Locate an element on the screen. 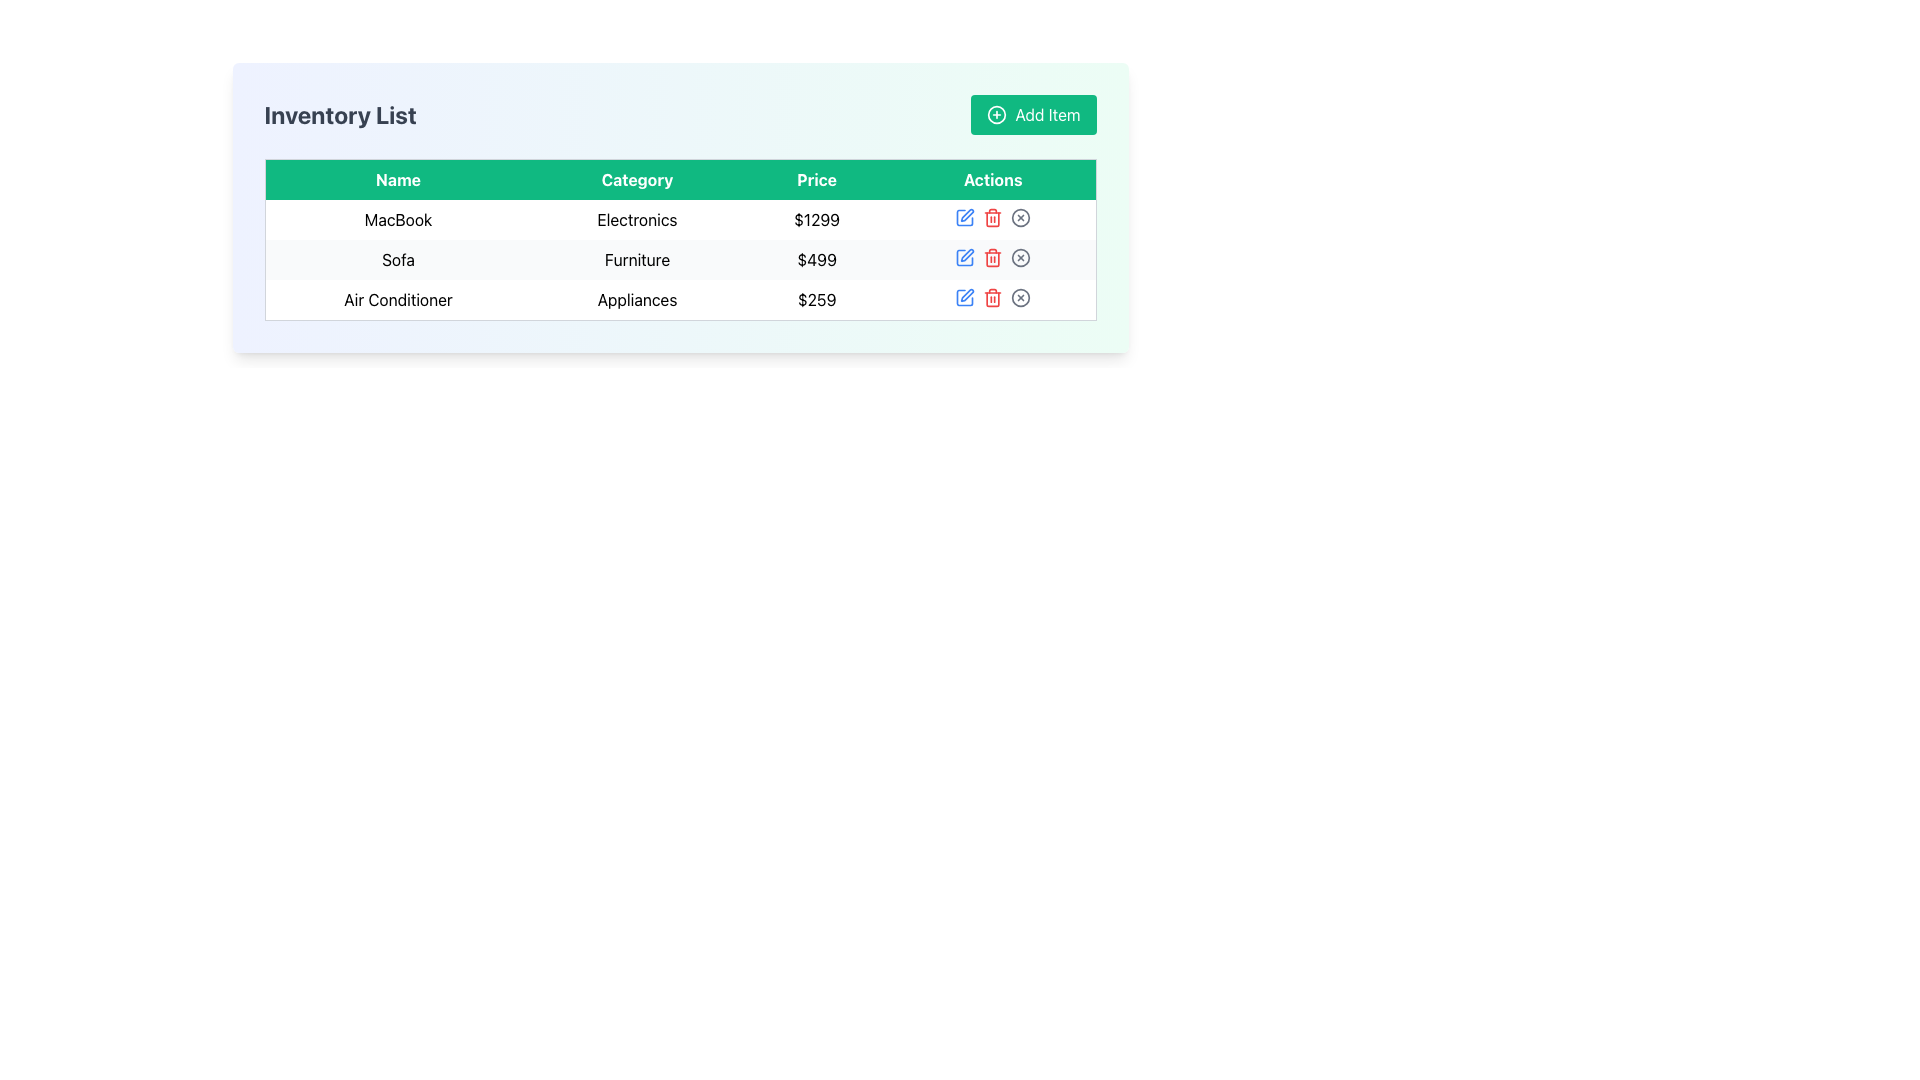  the circular cancel button located in the actions column of the third row (Air Conditioner item) in the inventory table is located at coordinates (1021, 297).